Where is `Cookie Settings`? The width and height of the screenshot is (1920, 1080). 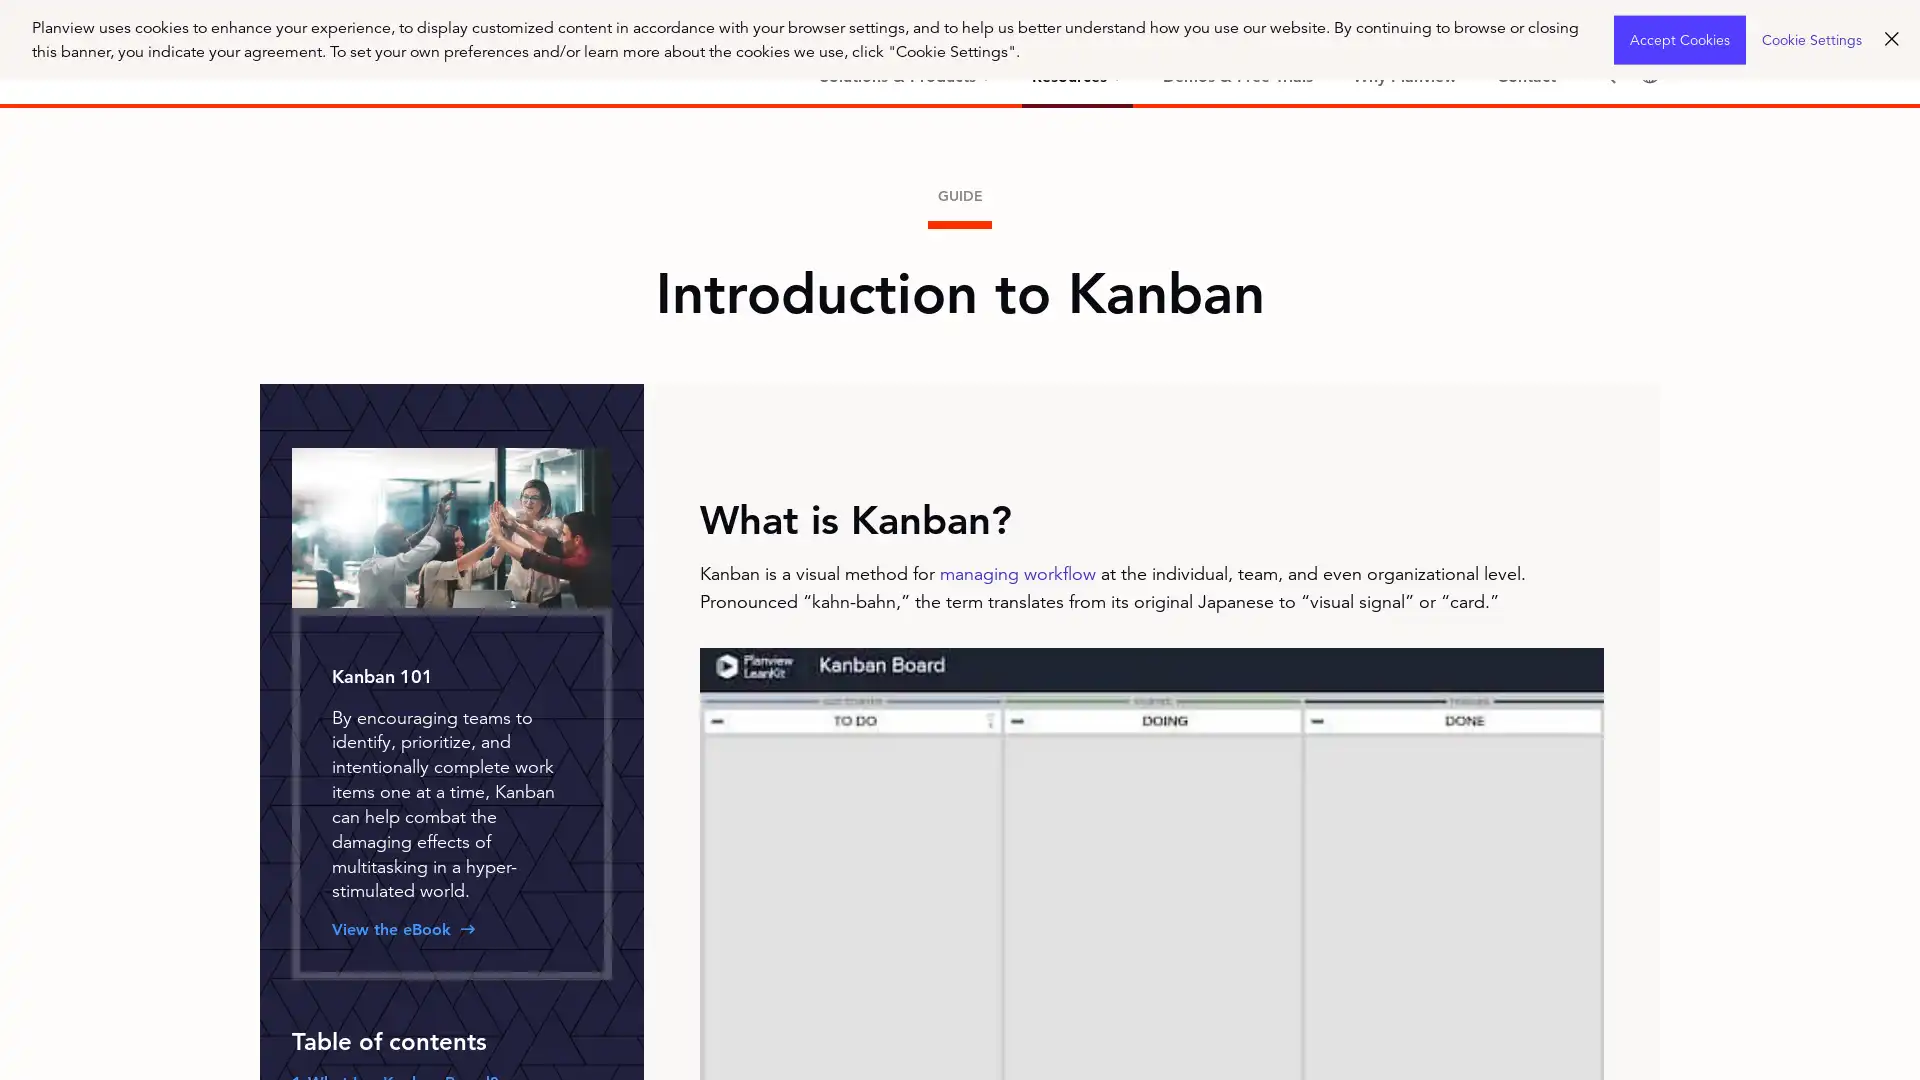 Cookie Settings is located at coordinates (1812, 39).